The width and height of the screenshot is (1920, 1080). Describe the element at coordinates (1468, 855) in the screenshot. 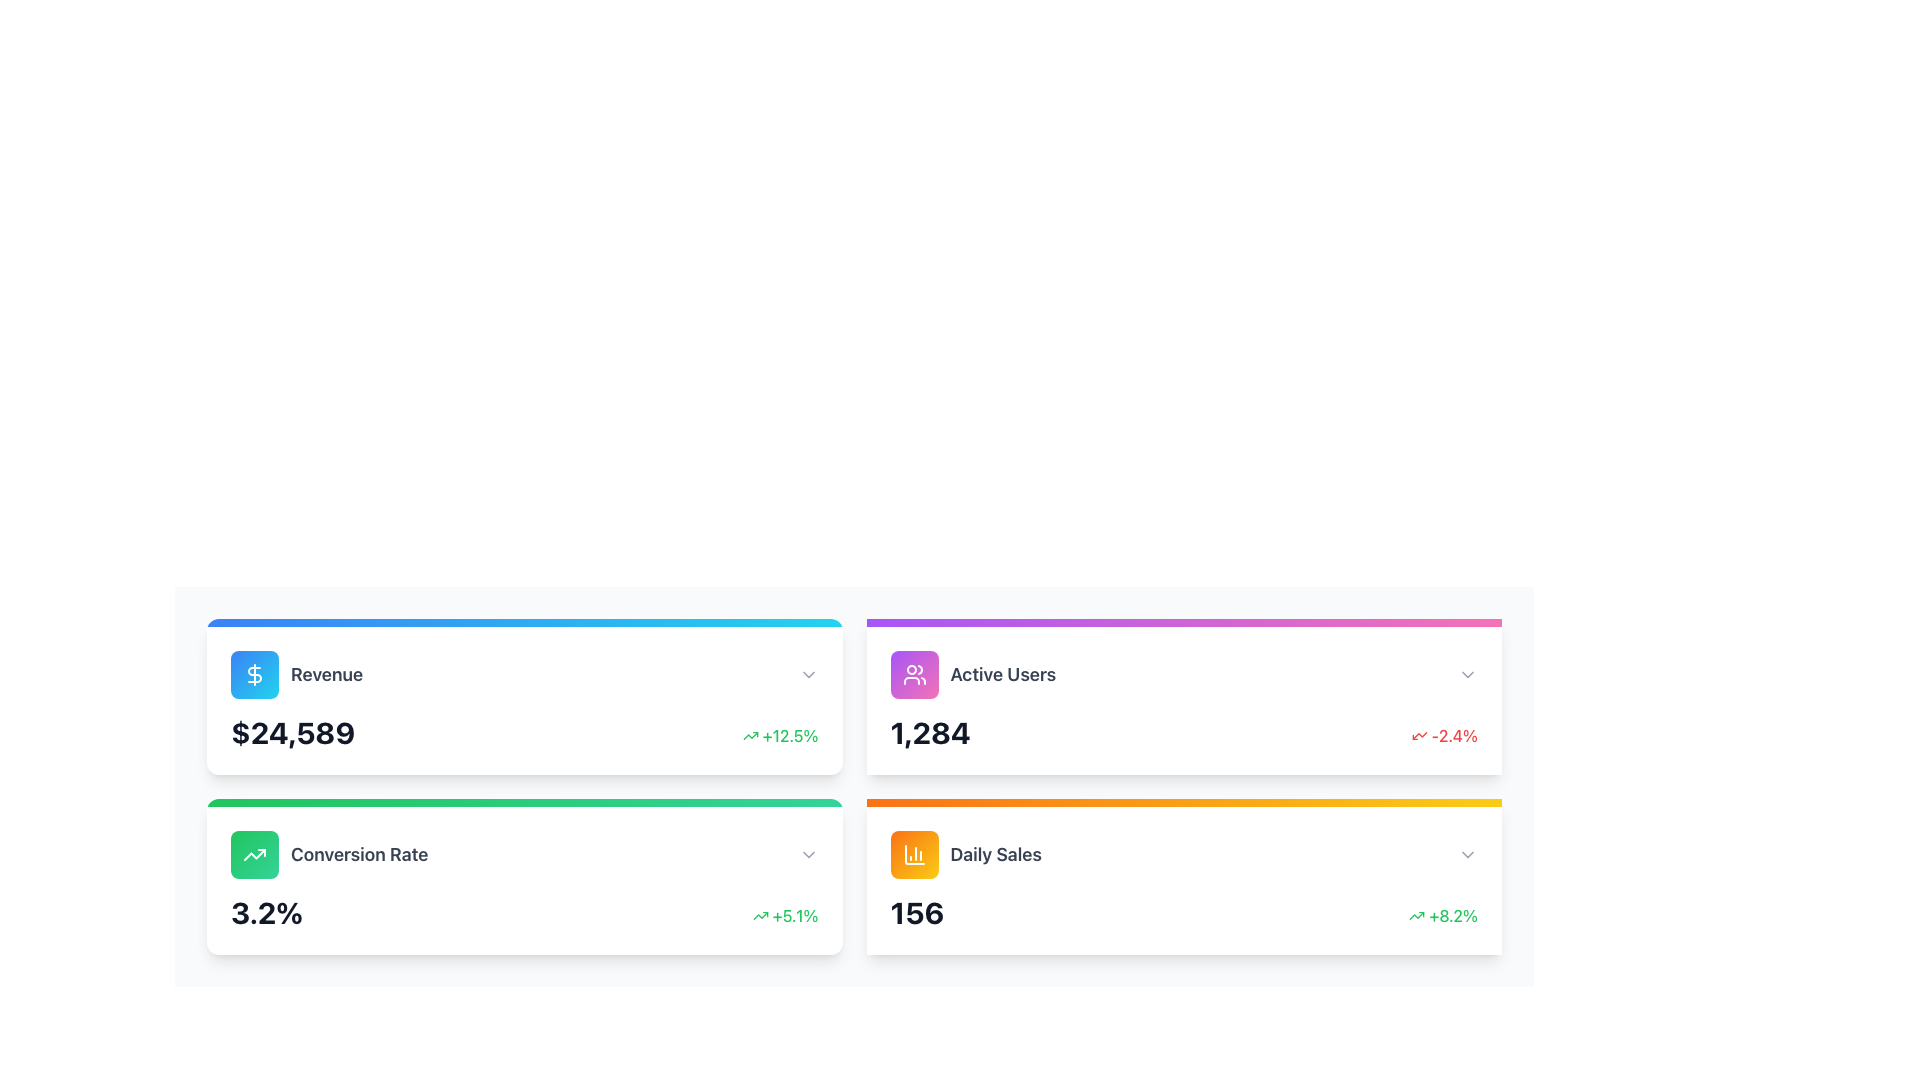

I see `the downward-facing chevron icon located at the far right of the 'Daily Sales' card` at that location.